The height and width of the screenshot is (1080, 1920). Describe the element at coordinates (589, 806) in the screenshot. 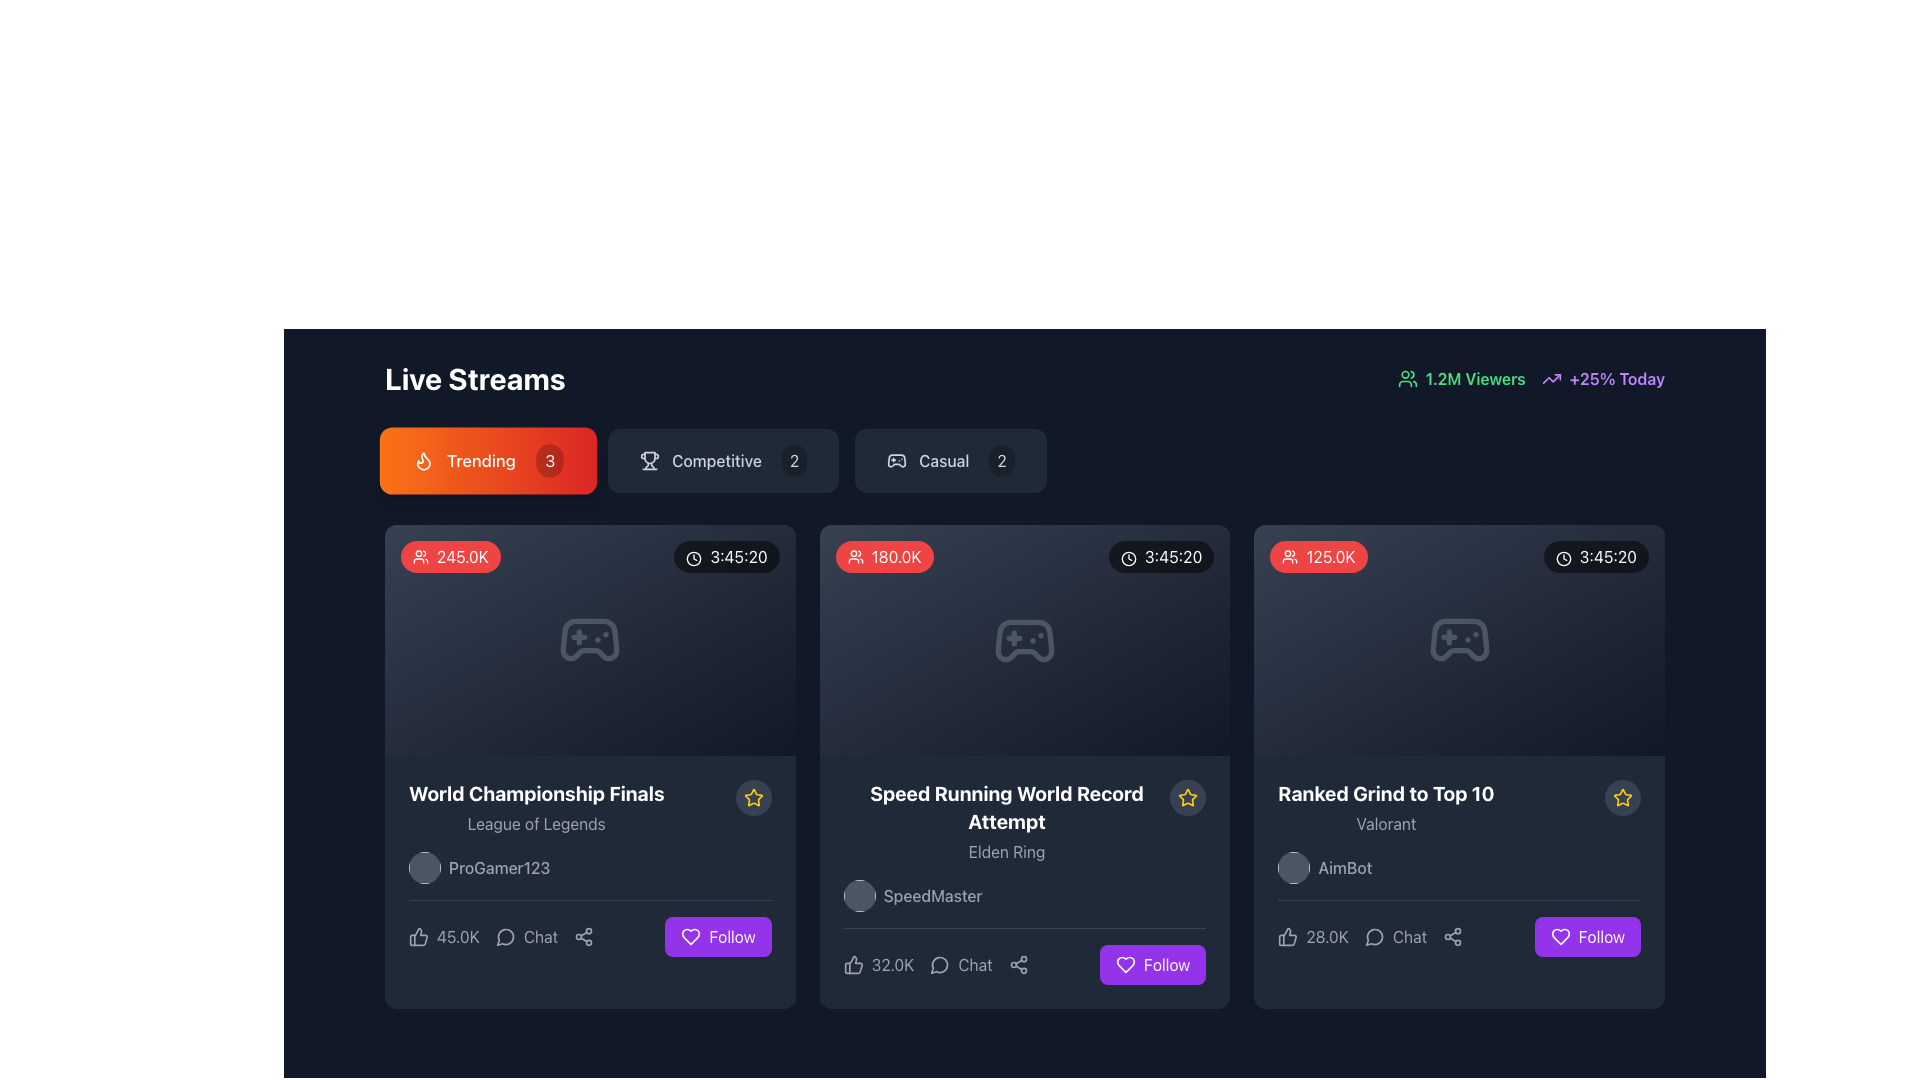

I see `text from the composite text block displaying the title 'World Championship Finals' and subtitle 'League of Legends', located in the first card layout` at that location.